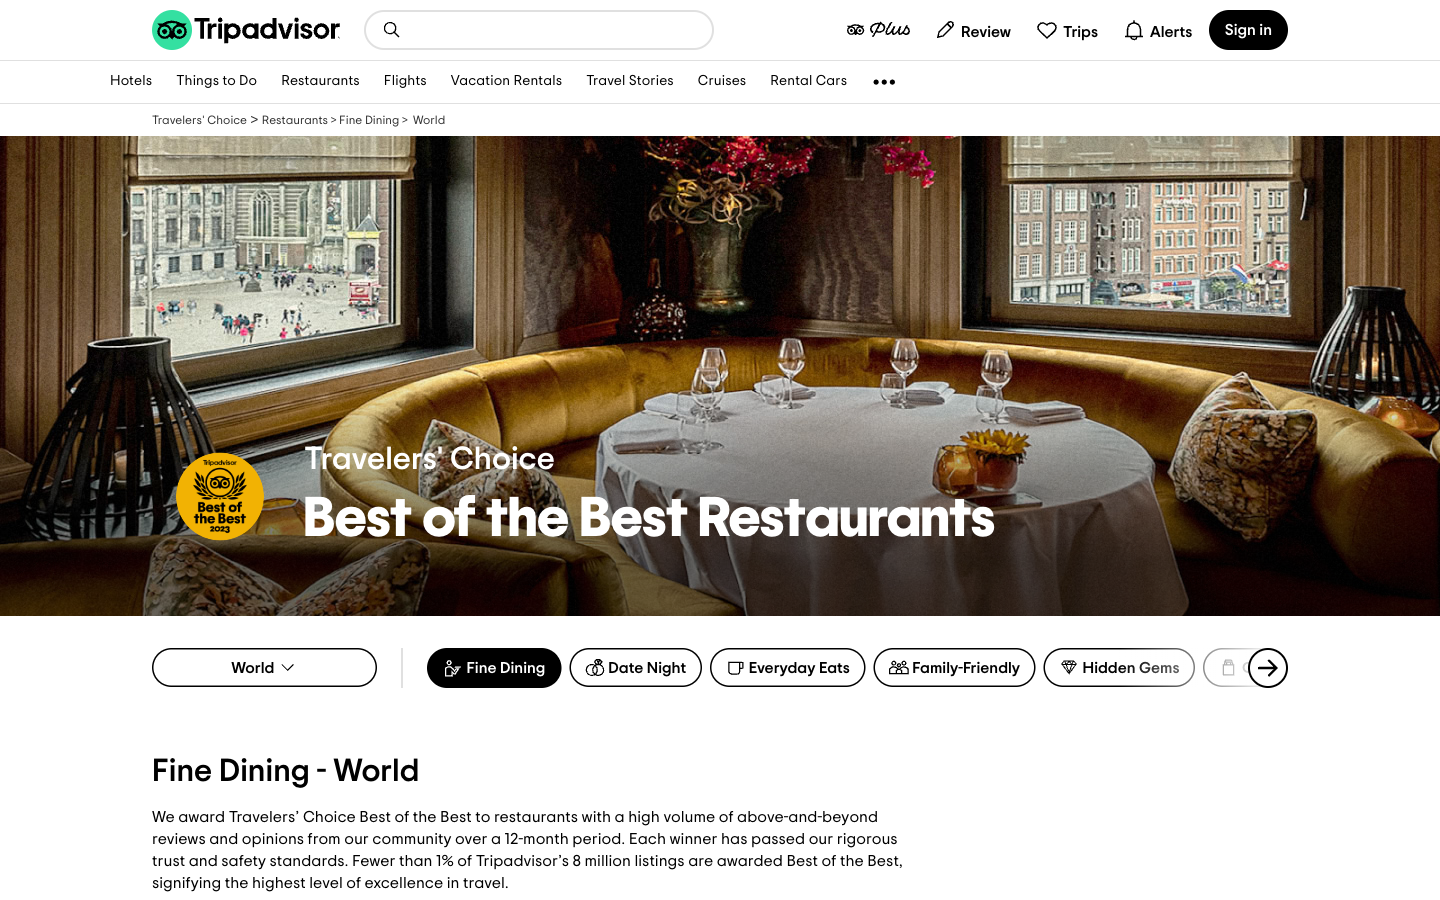  Describe the element at coordinates (876, 28) in the screenshot. I see `plus members webpage` at that location.